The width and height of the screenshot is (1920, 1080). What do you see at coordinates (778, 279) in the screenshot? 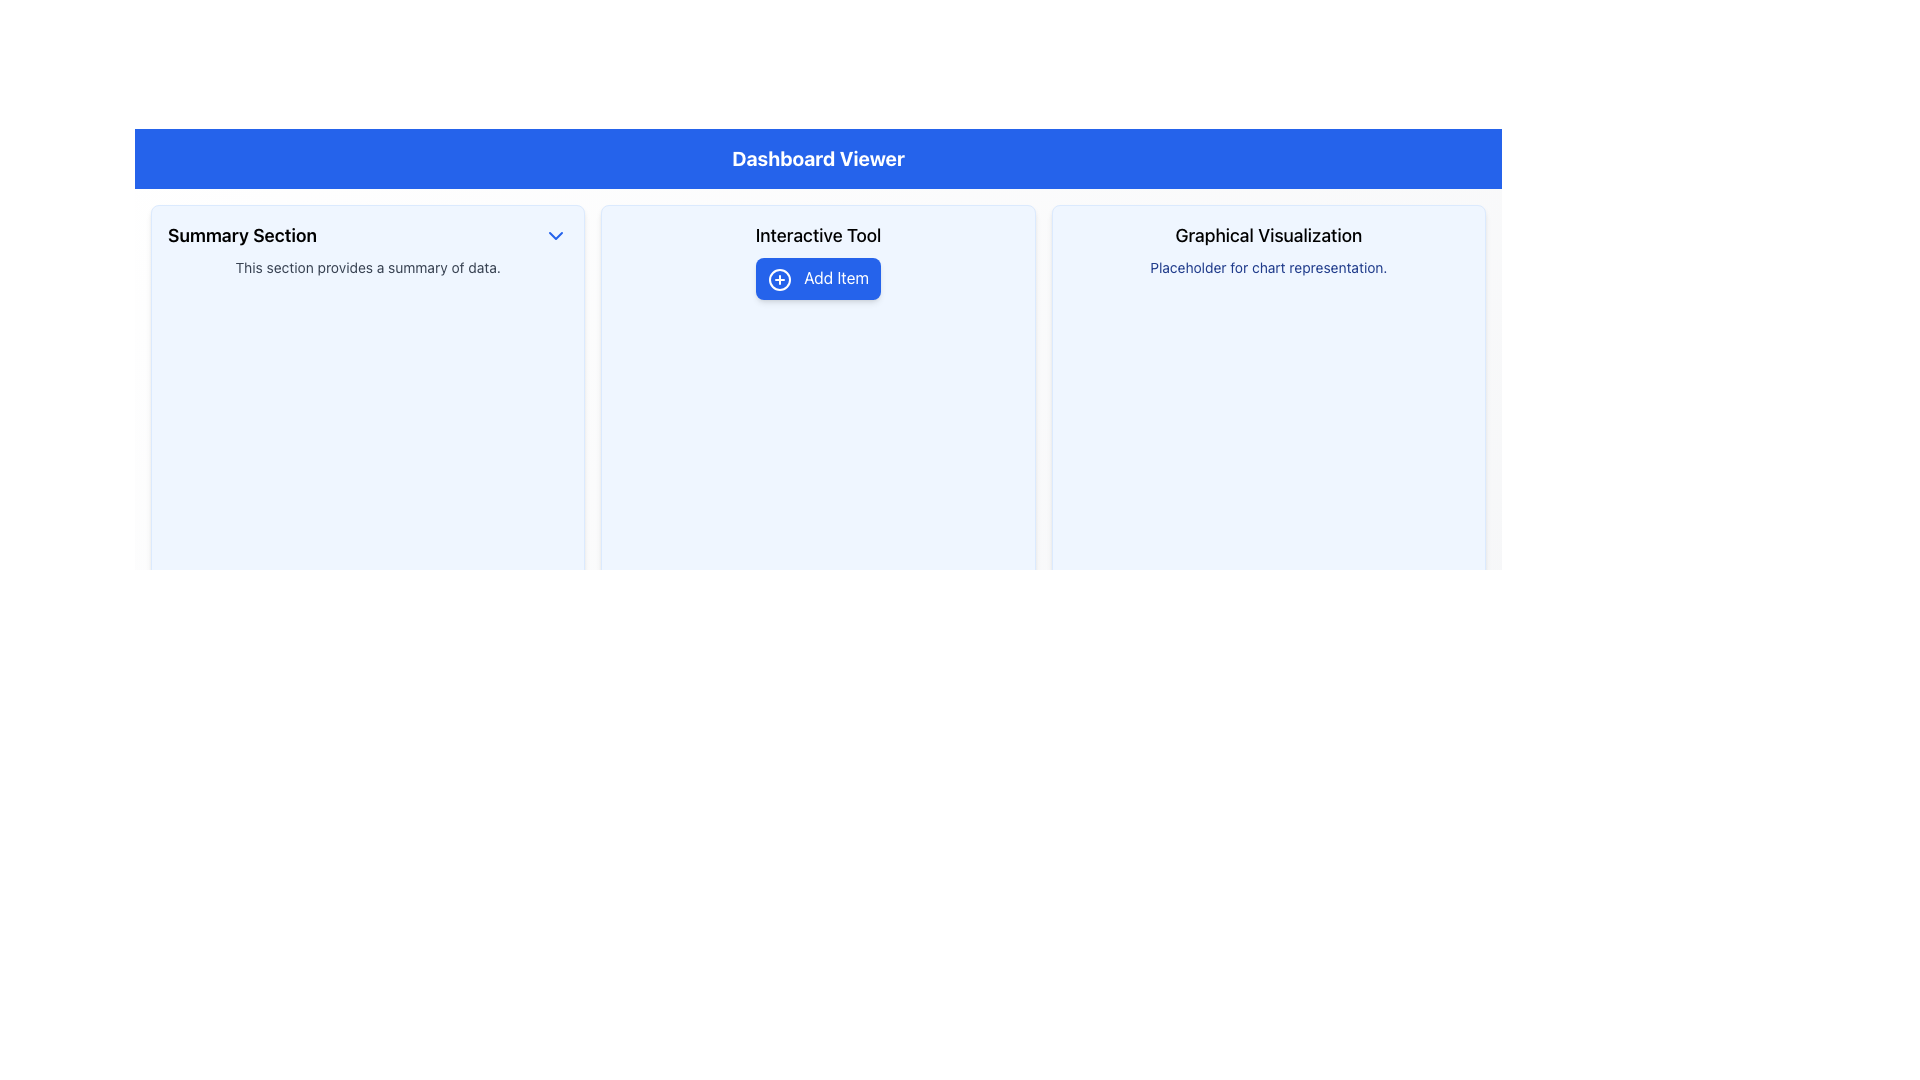
I see `the circular icon with a centered plus sign, styled with a blue fill and a white border, located within the 'Add Item' button in the 'Interactive Tool' section` at bounding box center [778, 279].